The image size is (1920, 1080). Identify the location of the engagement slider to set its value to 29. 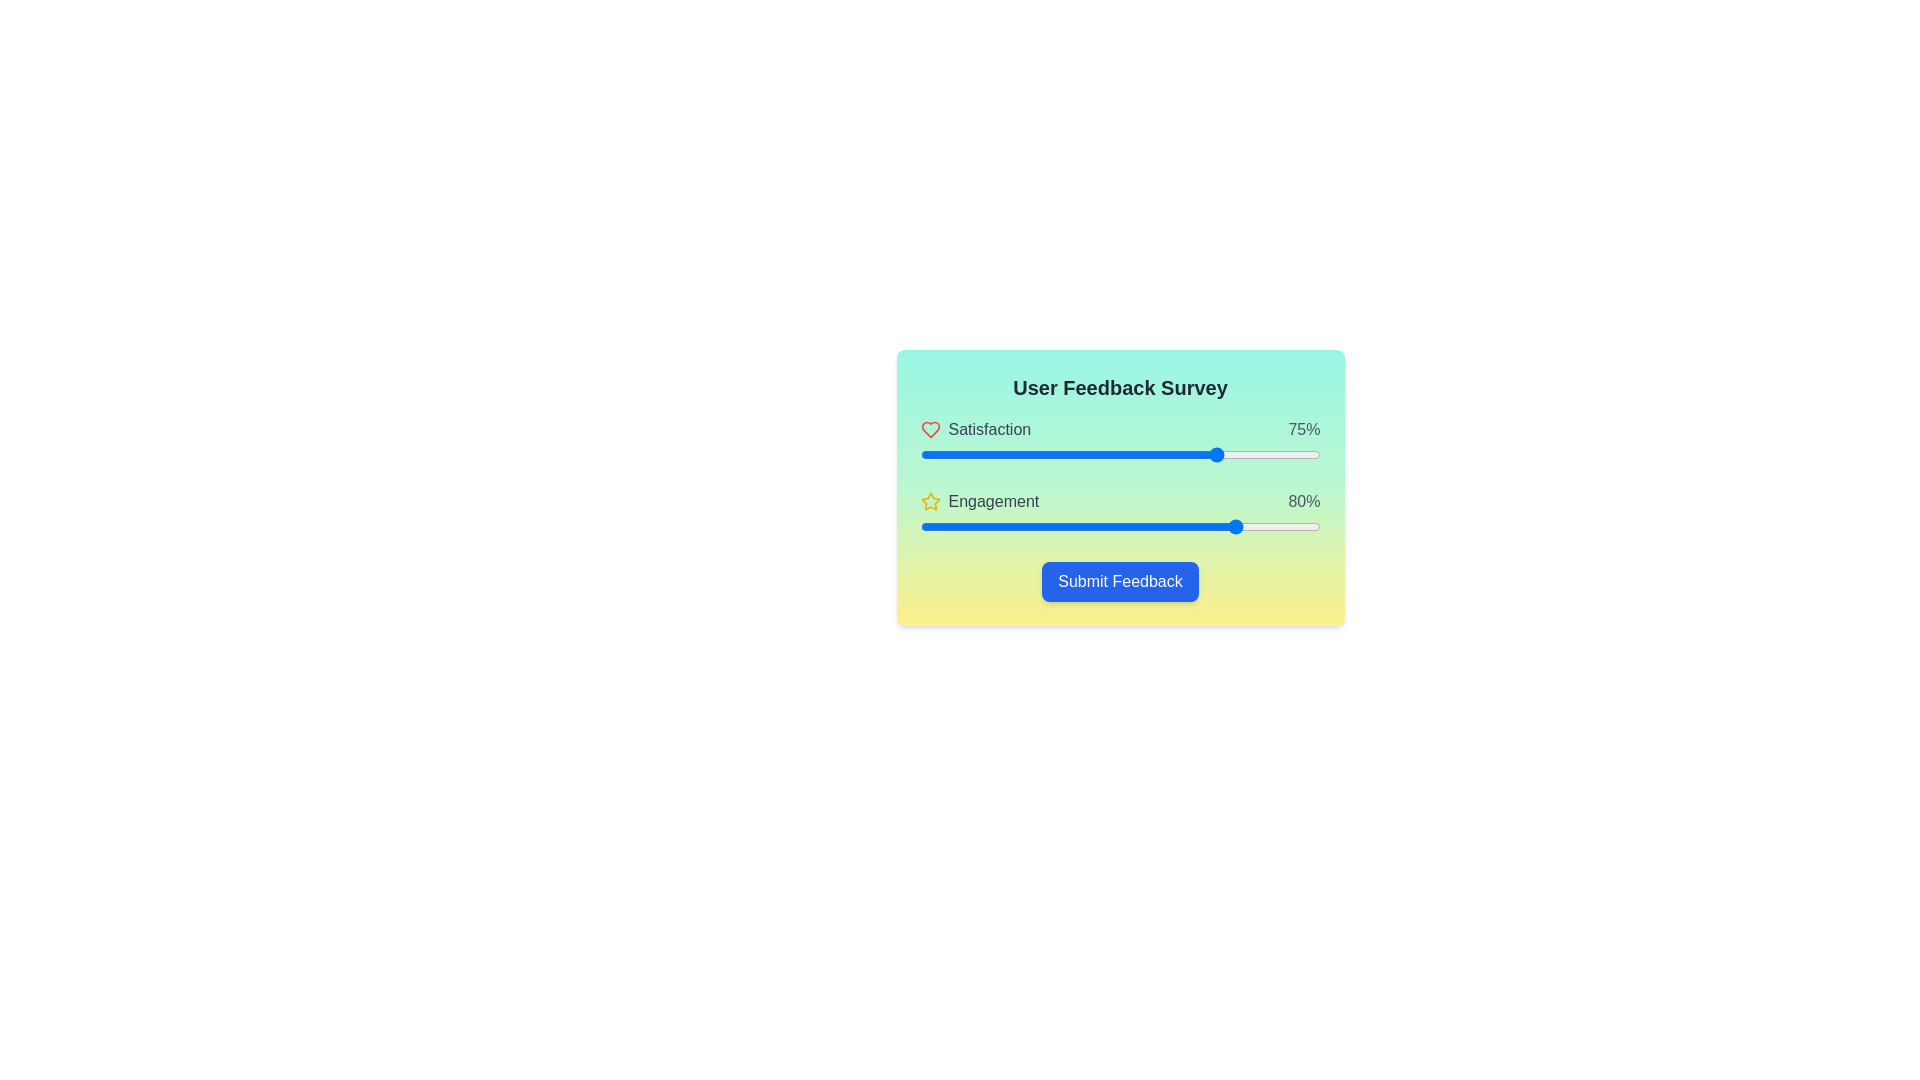
(1036, 526).